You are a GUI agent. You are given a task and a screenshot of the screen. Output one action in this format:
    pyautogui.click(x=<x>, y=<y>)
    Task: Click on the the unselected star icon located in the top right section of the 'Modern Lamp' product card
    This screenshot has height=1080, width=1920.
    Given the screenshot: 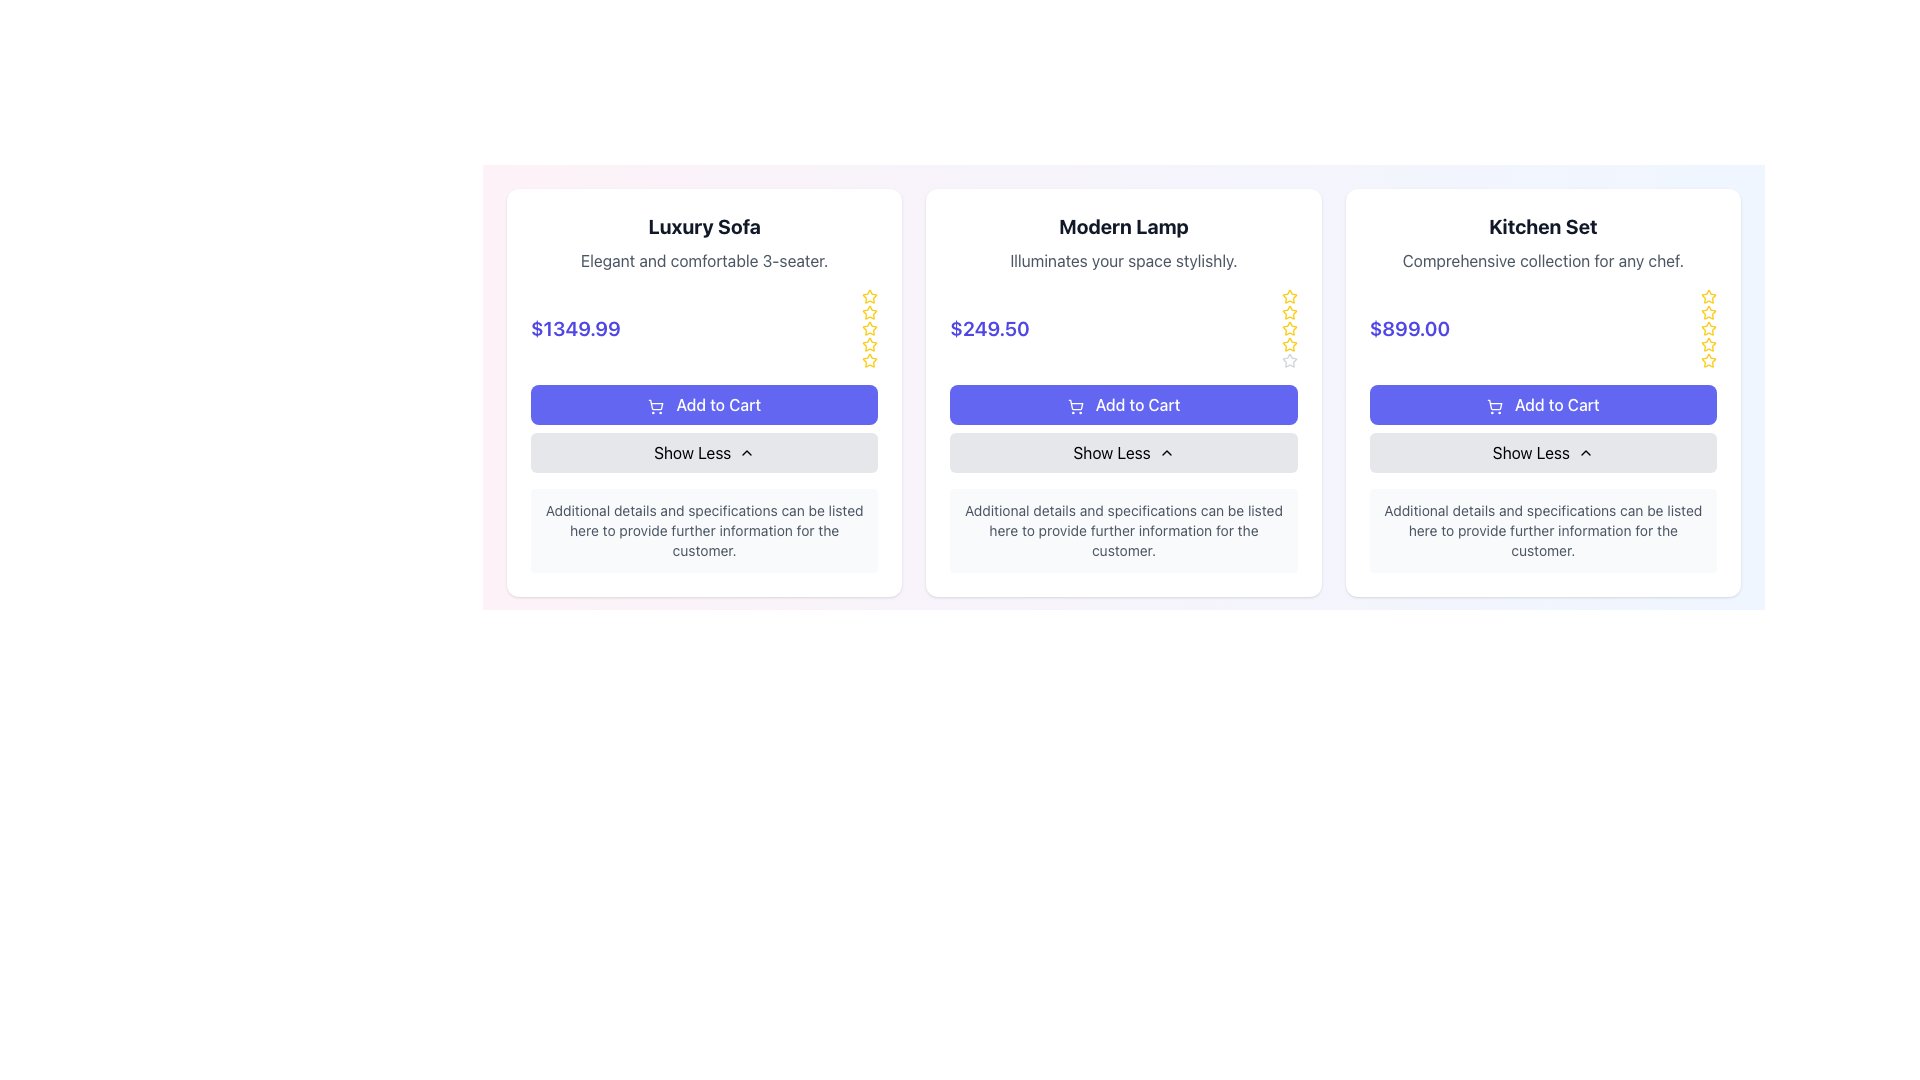 What is the action you would take?
    pyautogui.click(x=1289, y=361)
    